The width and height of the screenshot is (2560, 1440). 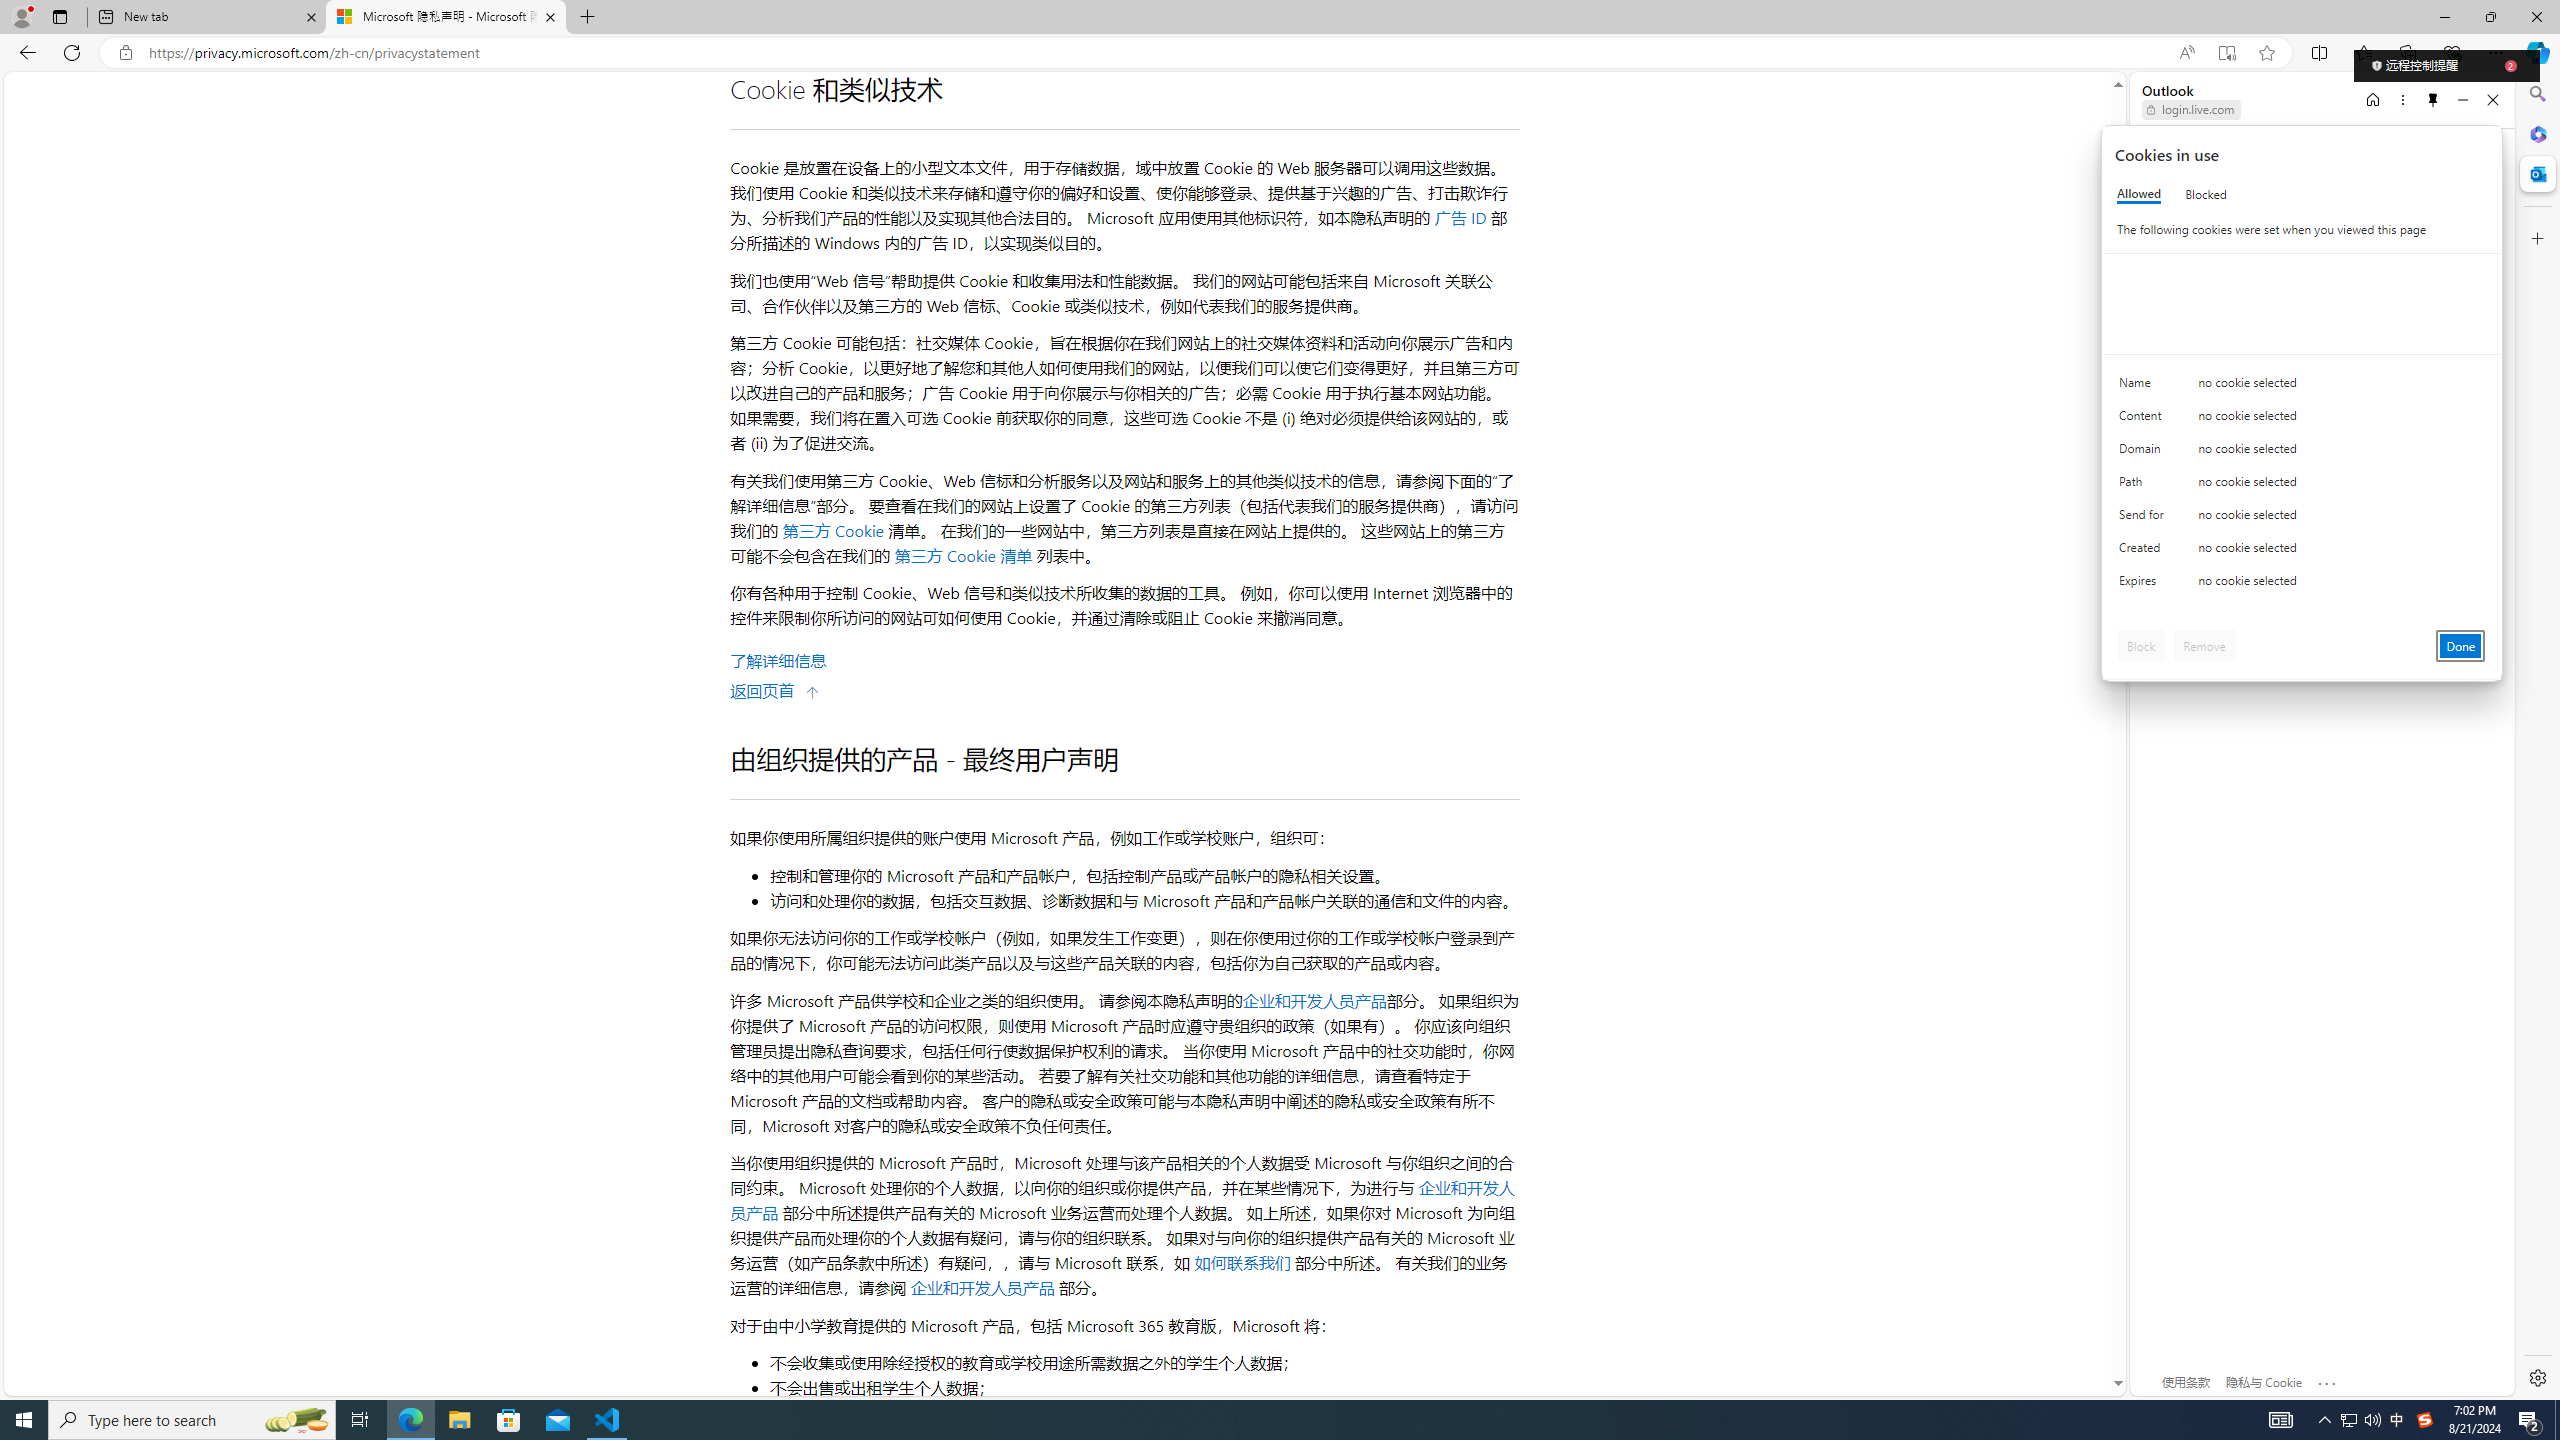 What do you see at coordinates (2302, 387) in the screenshot?
I see `'Class: c0153 c0157 c0154'` at bounding box center [2302, 387].